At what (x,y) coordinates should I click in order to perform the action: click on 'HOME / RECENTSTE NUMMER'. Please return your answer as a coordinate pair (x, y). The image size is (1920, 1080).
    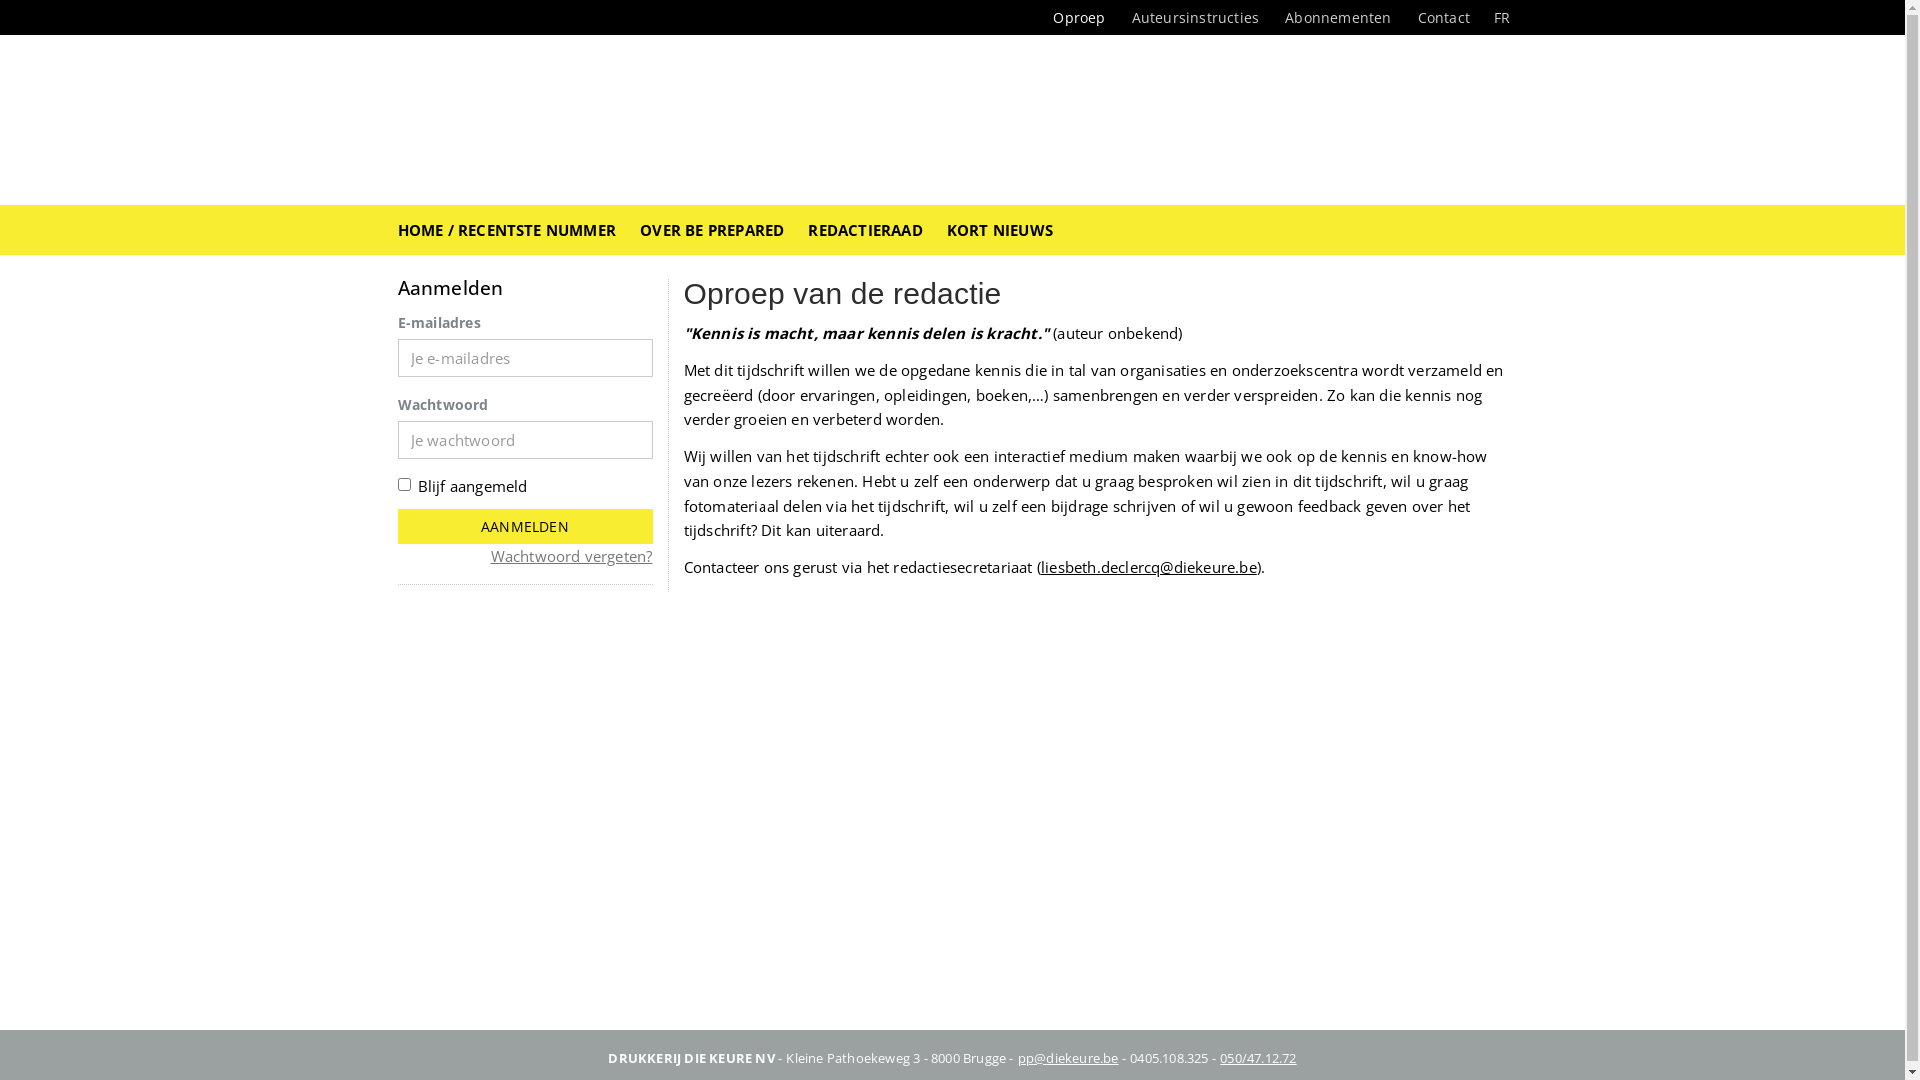
    Looking at the image, I should click on (507, 229).